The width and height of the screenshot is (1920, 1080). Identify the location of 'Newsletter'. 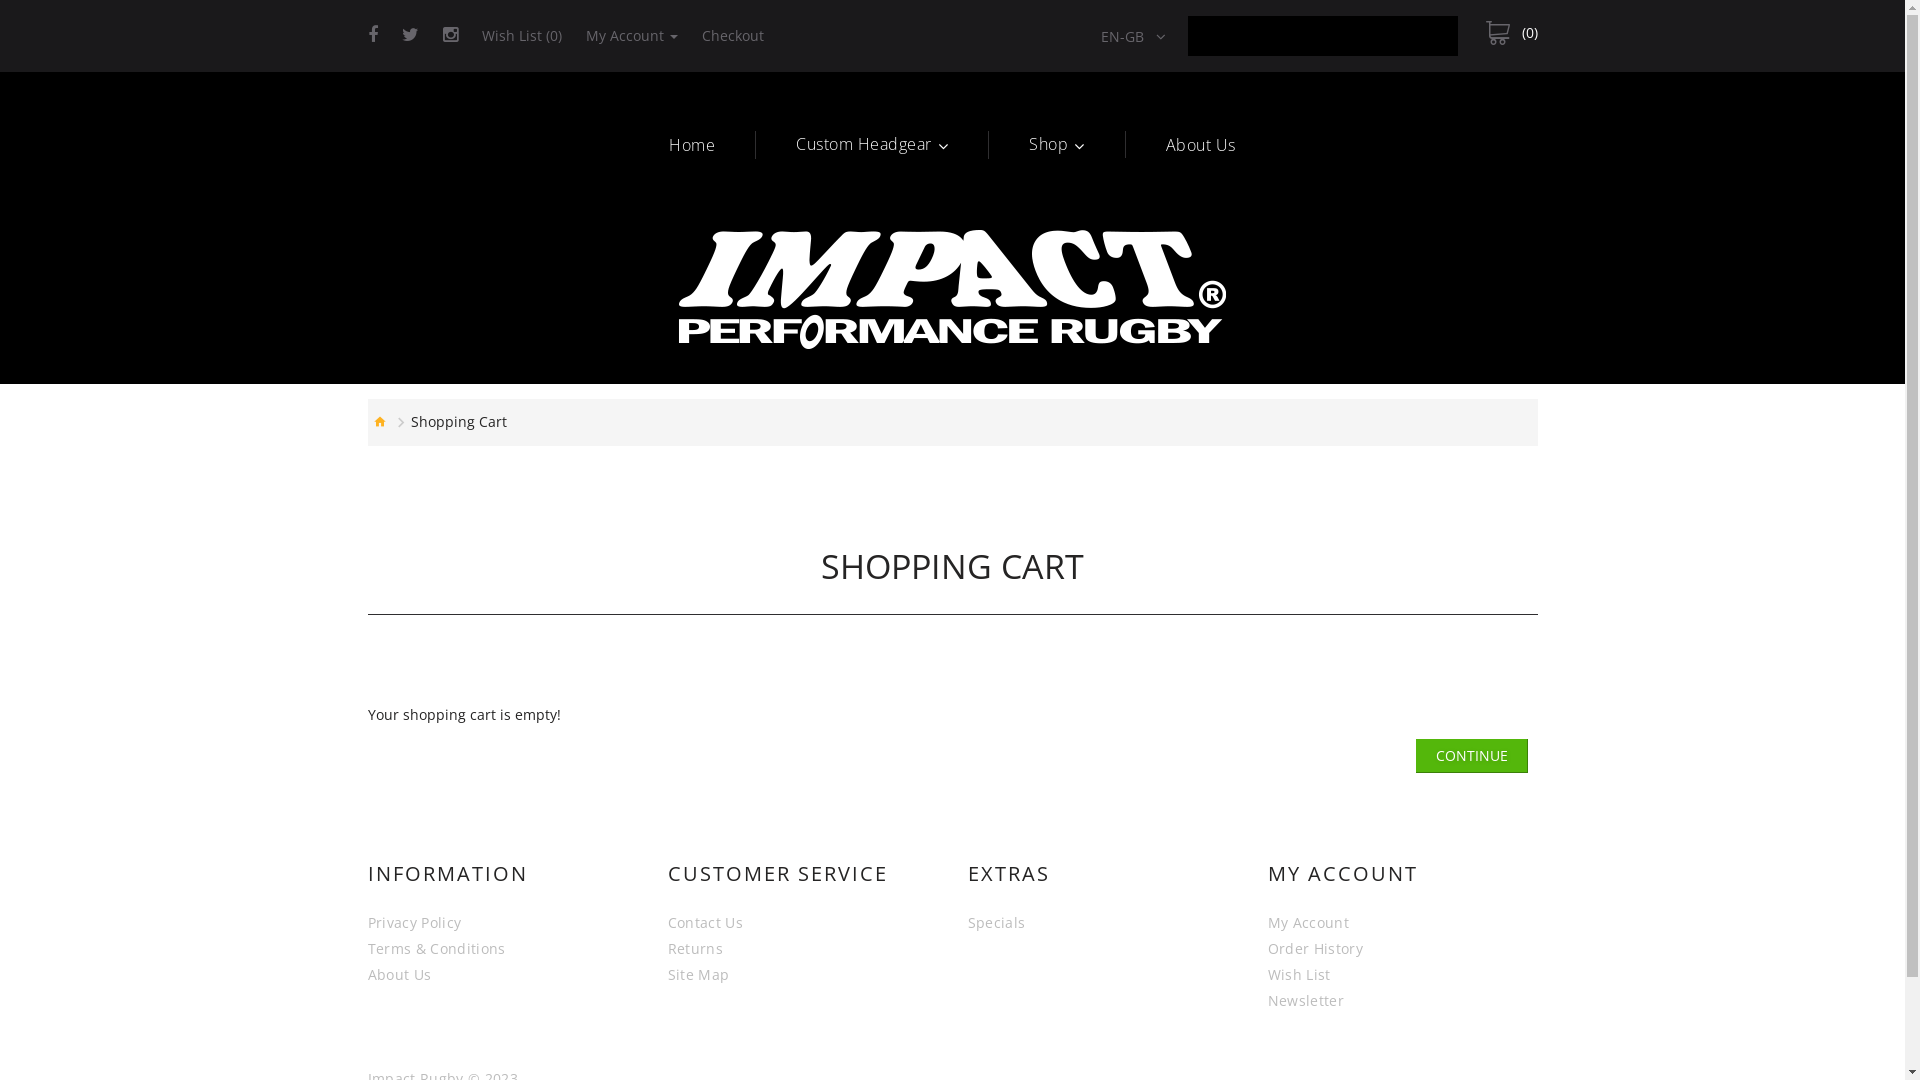
(1306, 1001).